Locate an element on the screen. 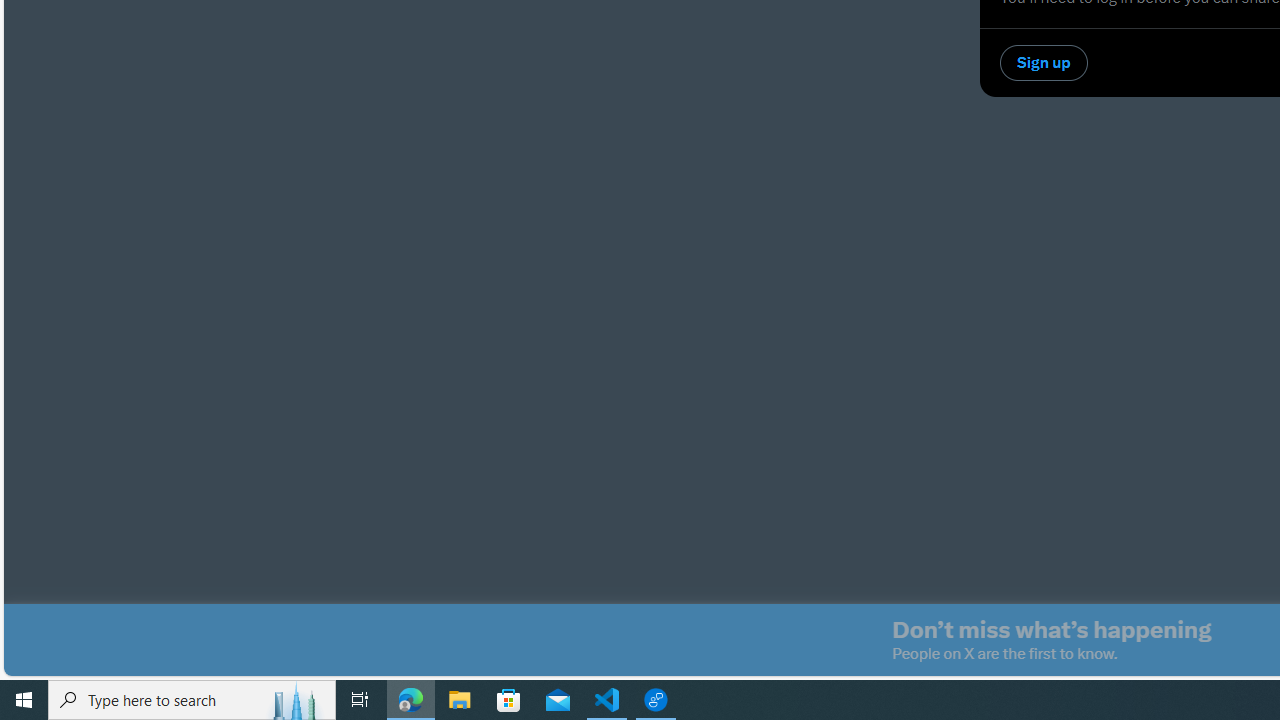 The height and width of the screenshot is (720, 1280). 'File Explorer' is located at coordinates (459, 698).